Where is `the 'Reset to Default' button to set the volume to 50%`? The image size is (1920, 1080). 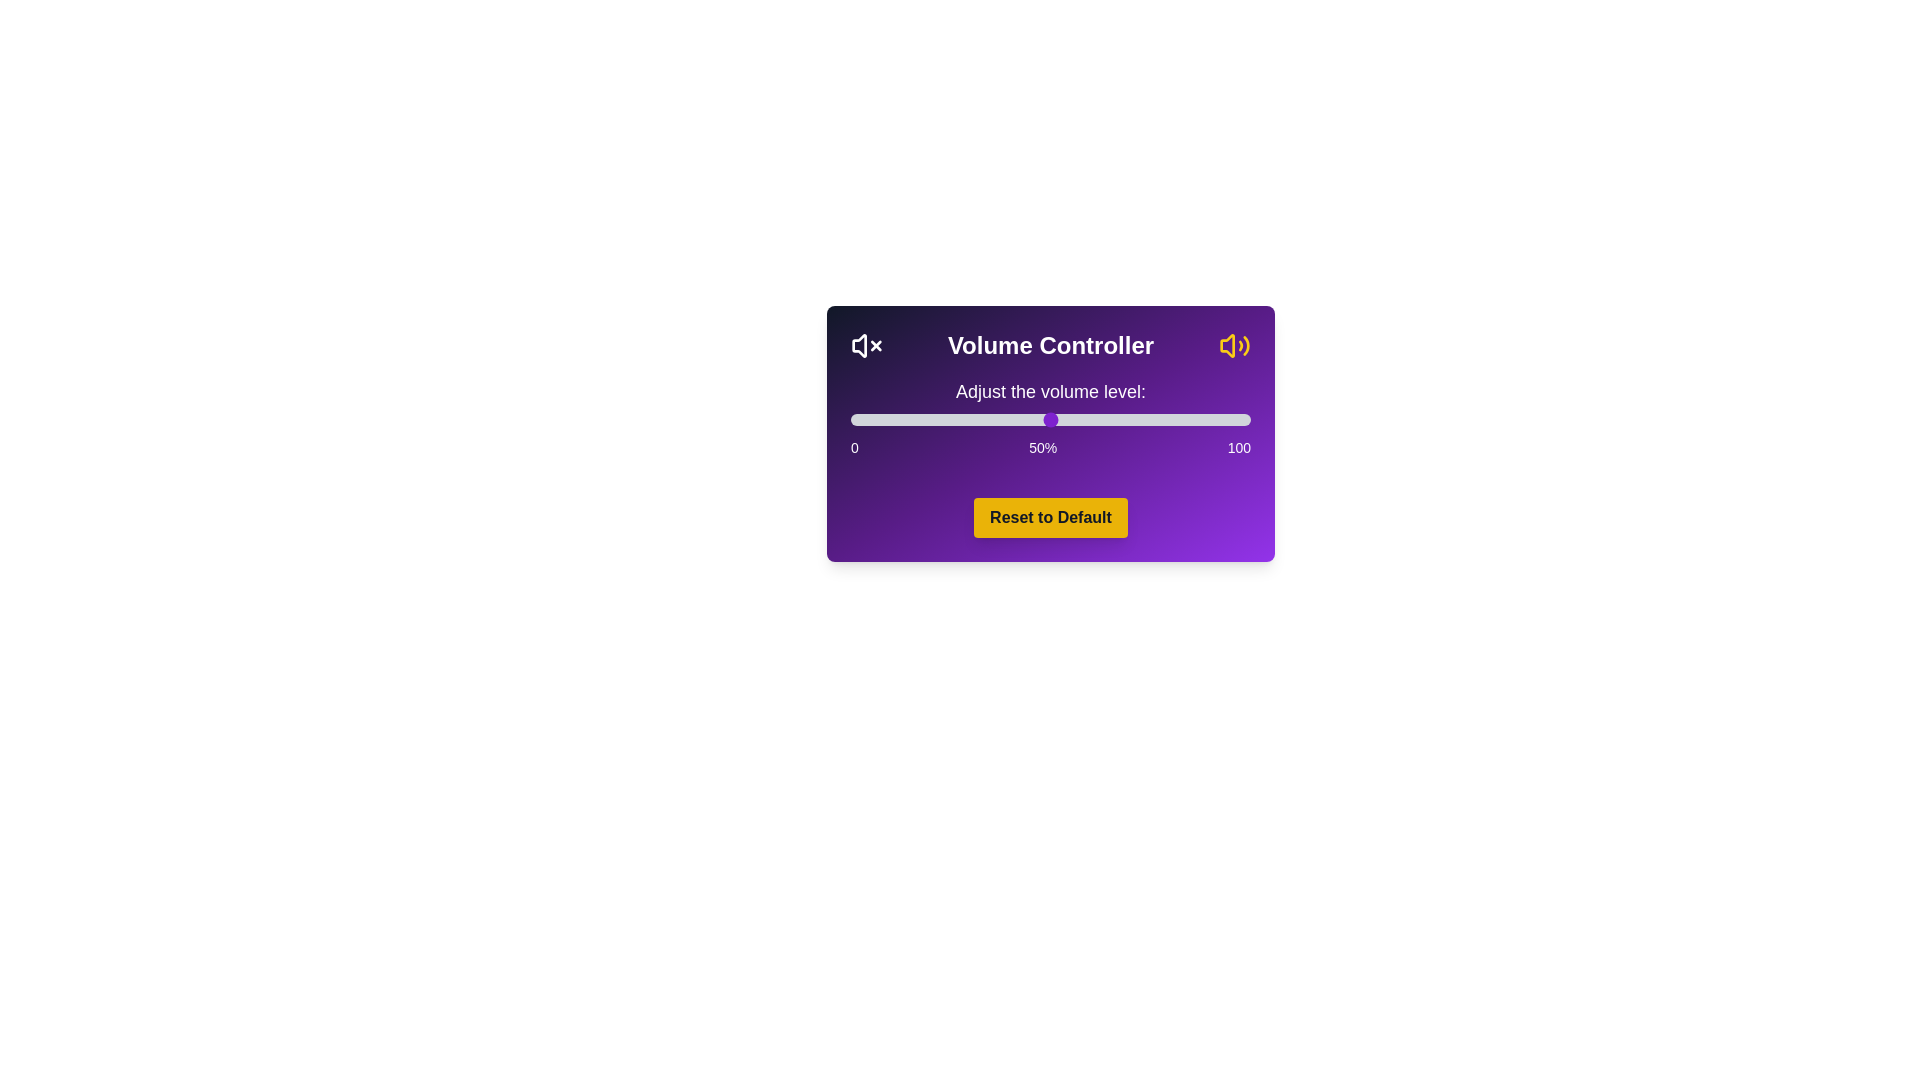 the 'Reset to Default' button to set the volume to 50% is located at coordinates (1050, 516).